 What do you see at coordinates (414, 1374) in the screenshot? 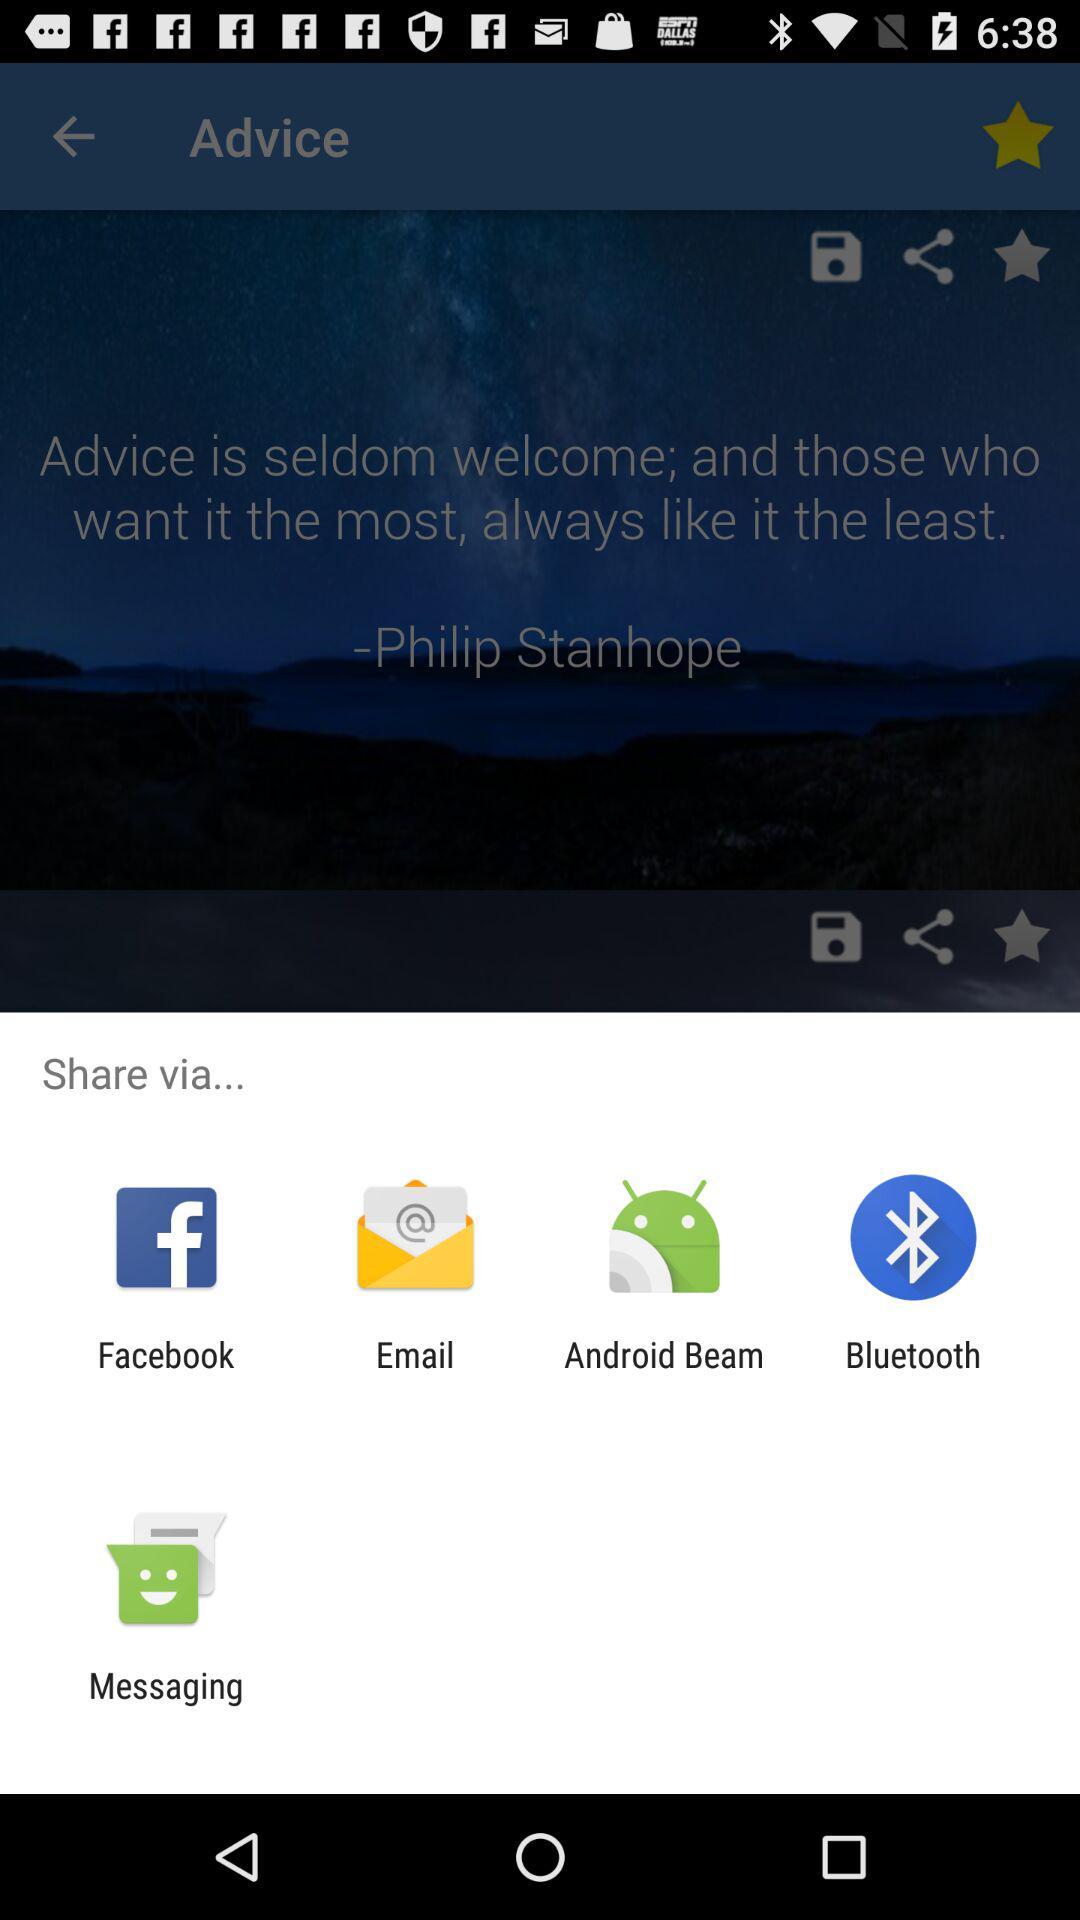
I see `app next to facebook item` at bounding box center [414, 1374].